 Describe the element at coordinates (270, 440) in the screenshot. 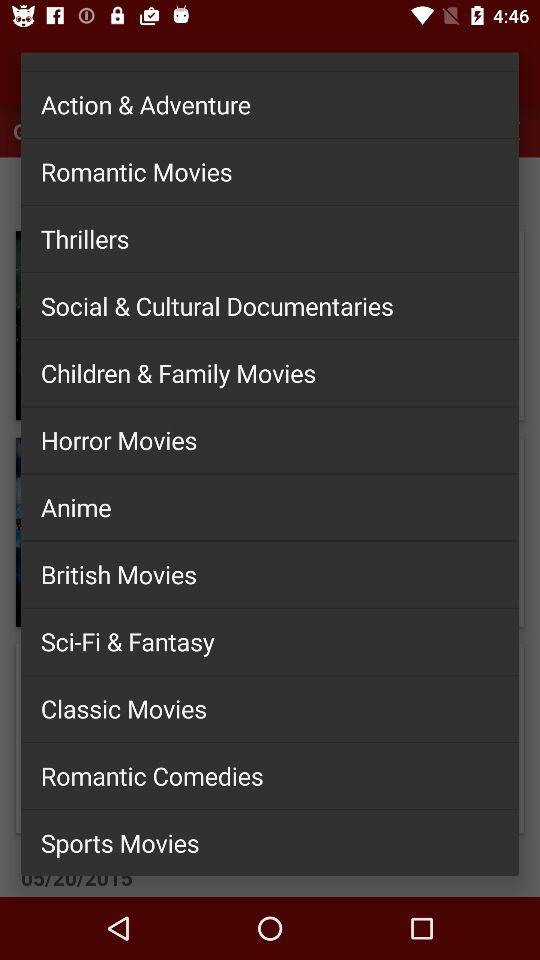

I see `the item below the    children & family movies` at that location.